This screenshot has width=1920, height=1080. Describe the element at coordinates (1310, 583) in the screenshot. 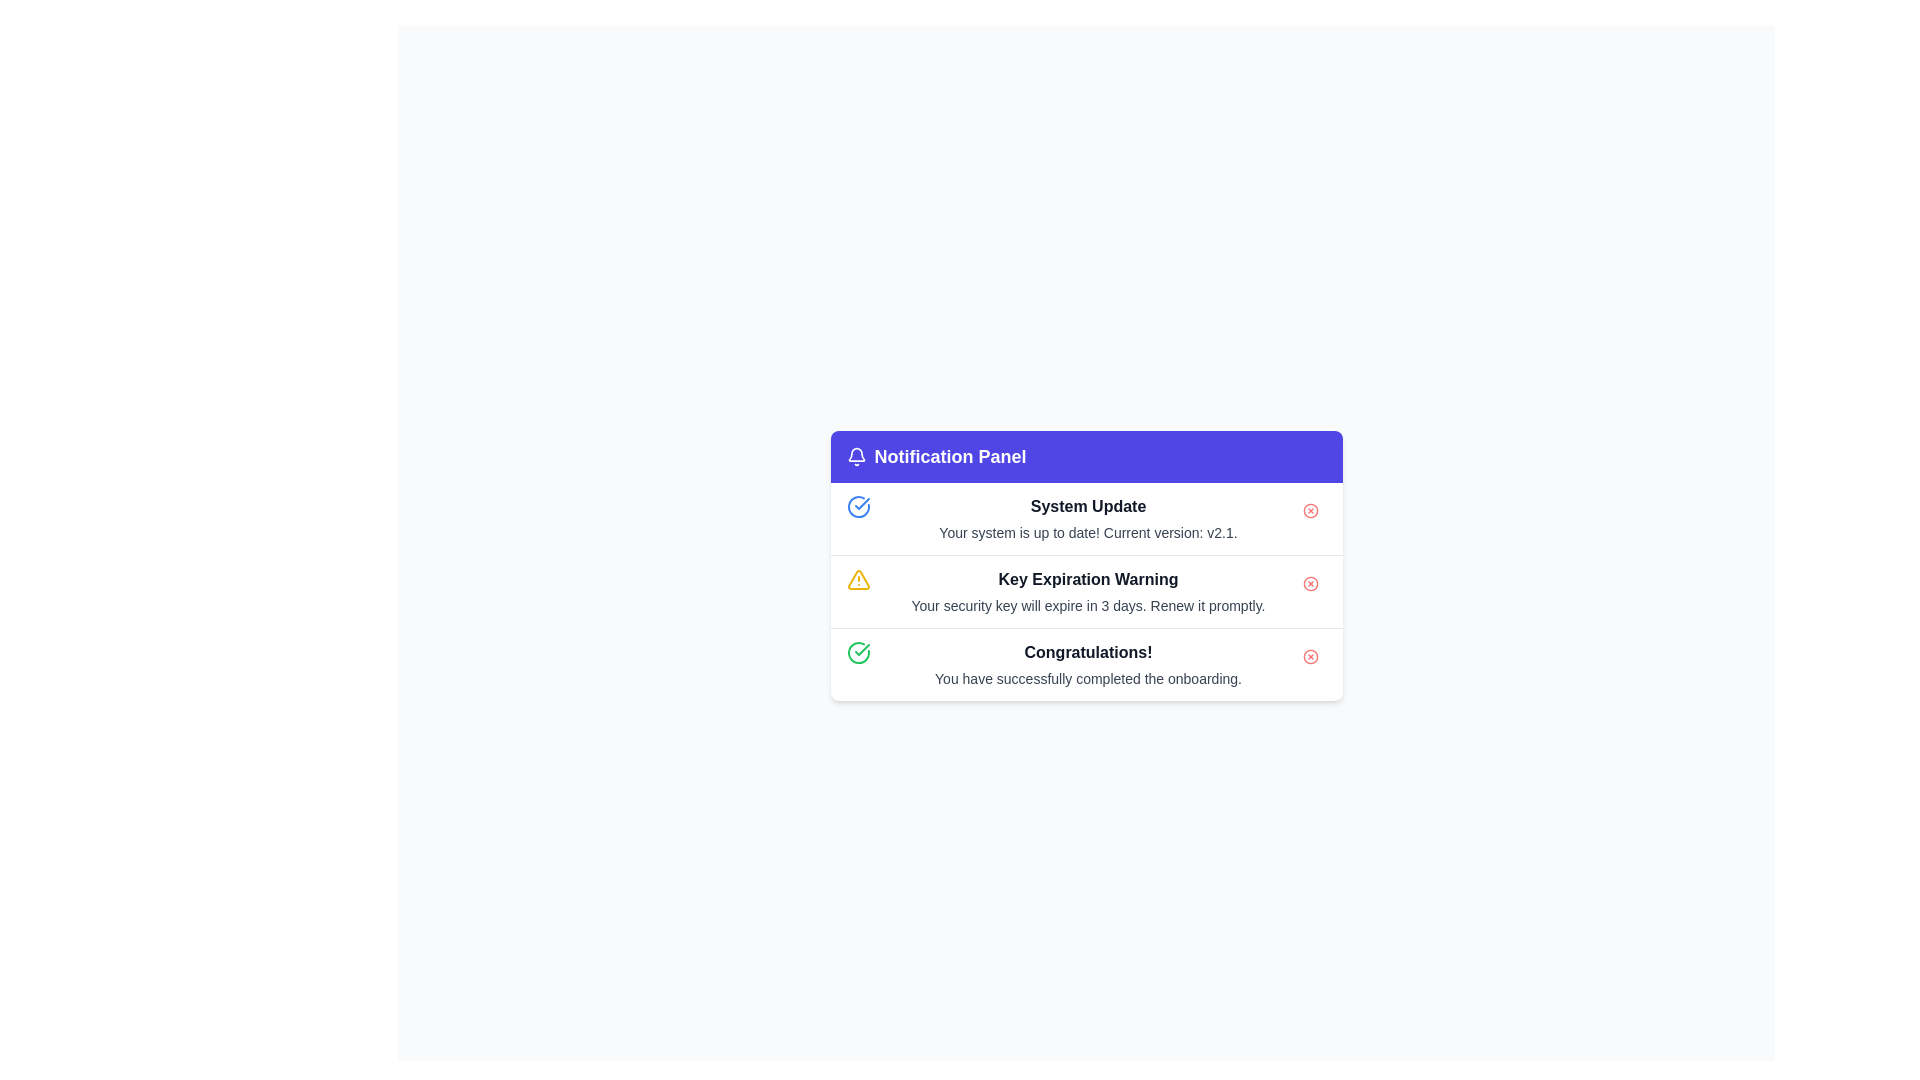

I see `the interactive button at the rightmost side of the 'Key Expiration Warning' notification row` at that location.